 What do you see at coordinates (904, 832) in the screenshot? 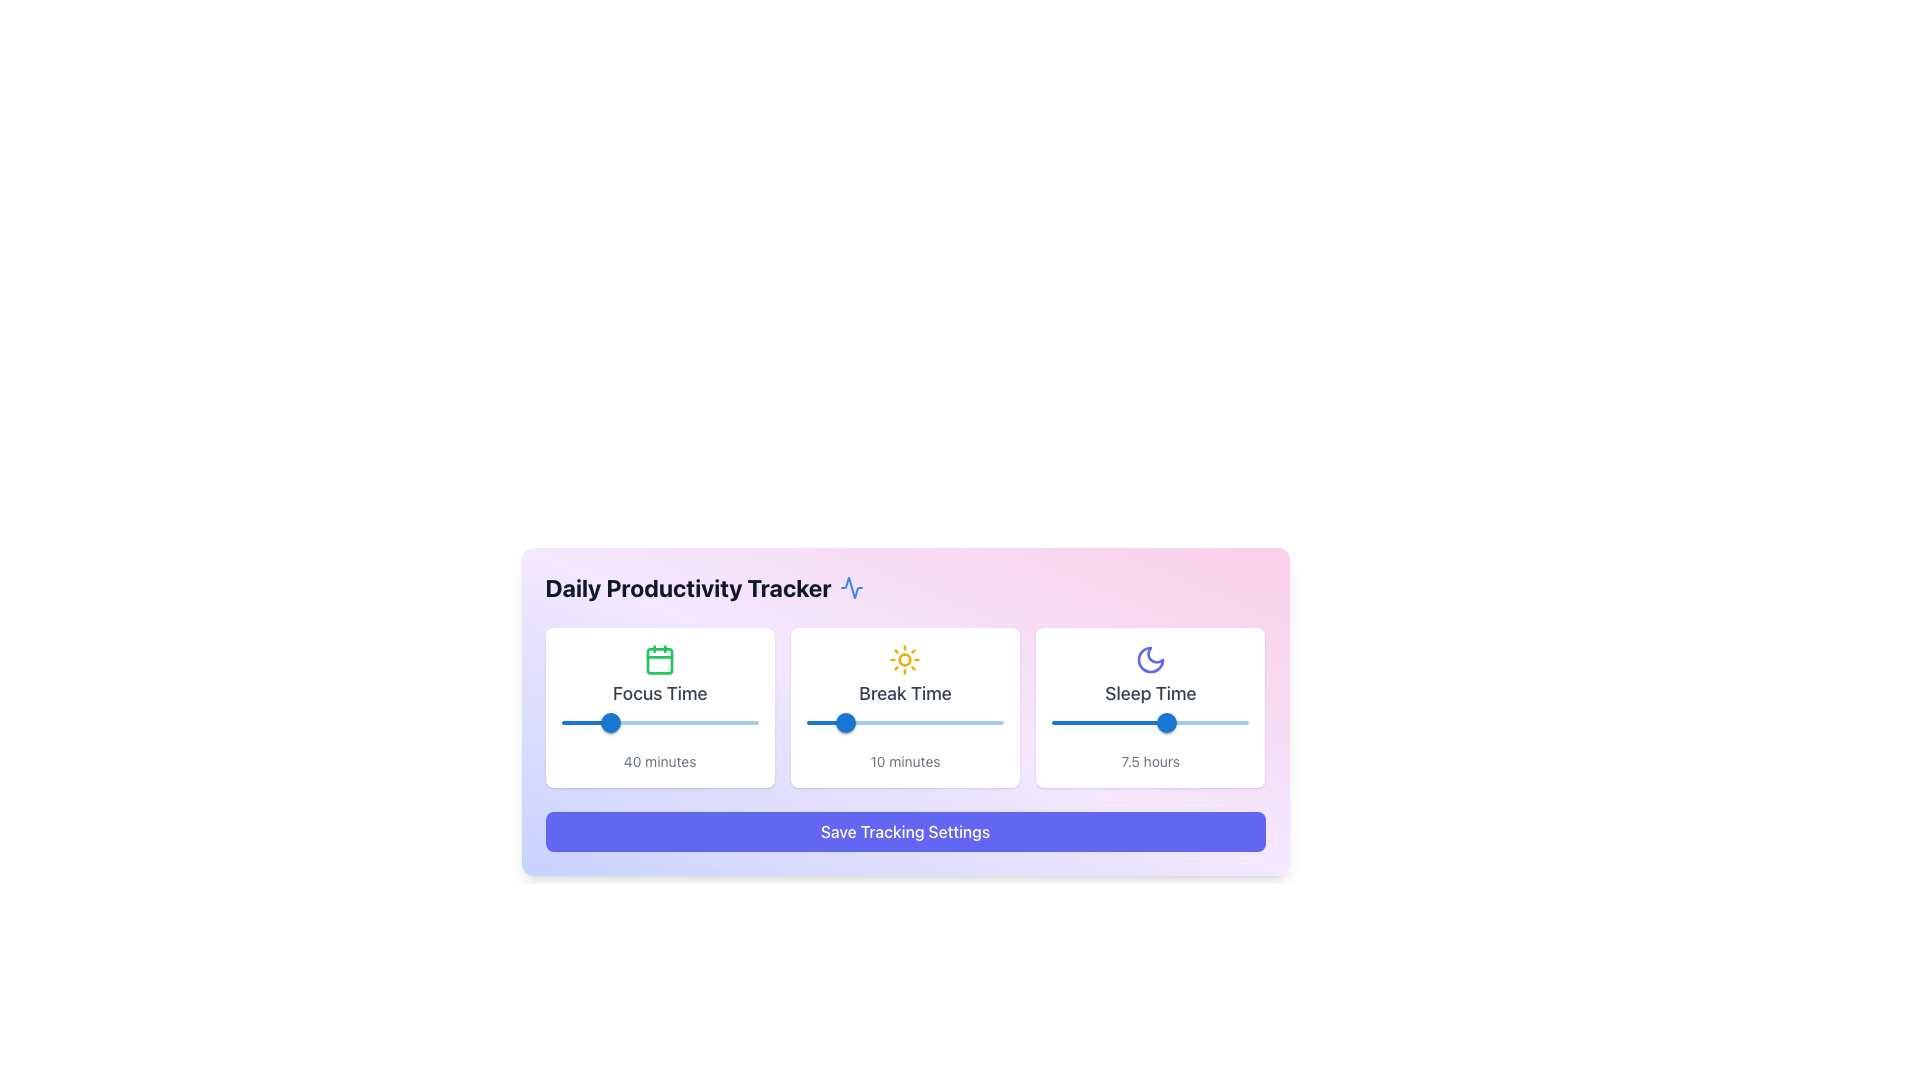
I see `the save button located at the bottom of the 'Daily Productivity Tracker' card` at bounding box center [904, 832].